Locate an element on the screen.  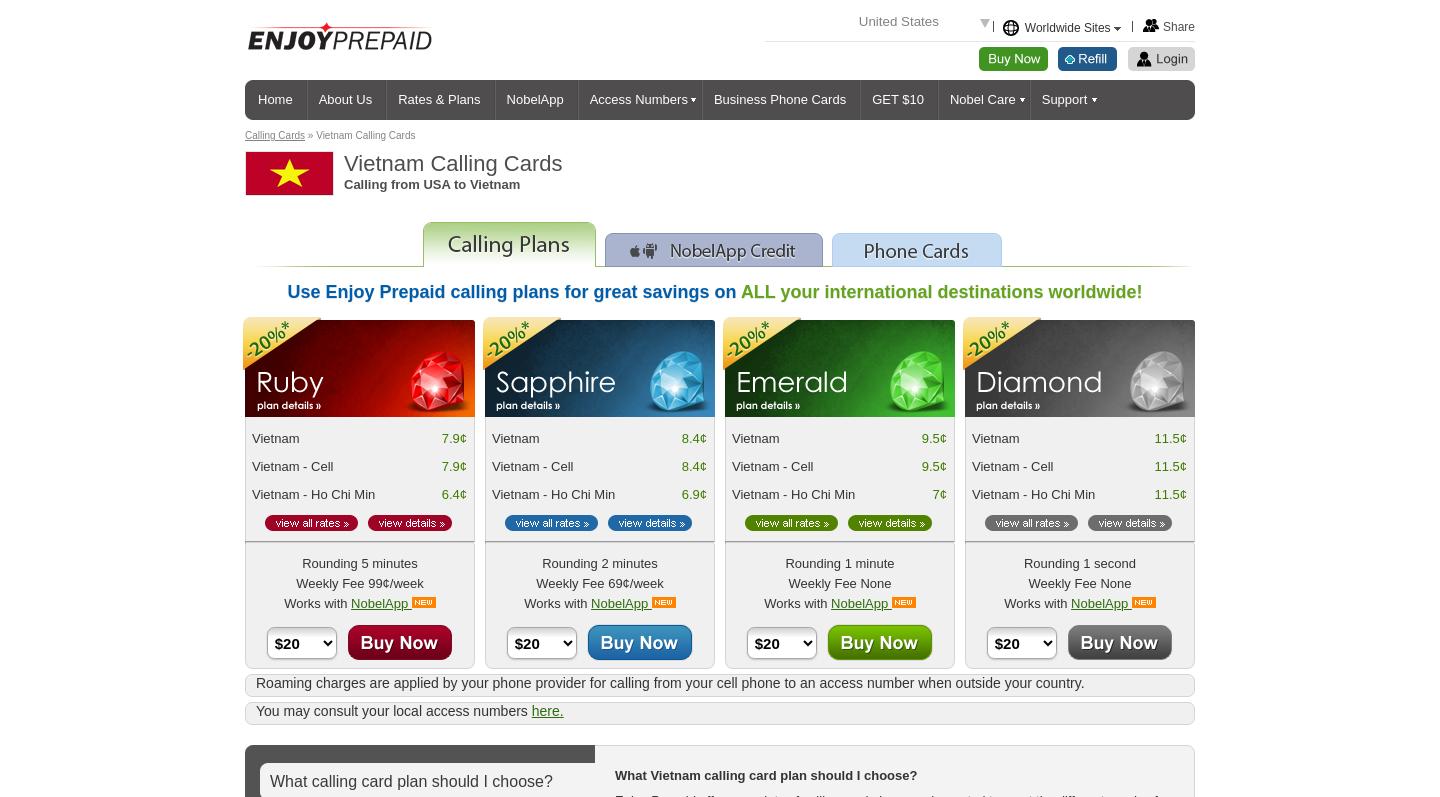
'Use Enjoy Prepaid calling plans for great savings on' is located at coordinates (512, 292).